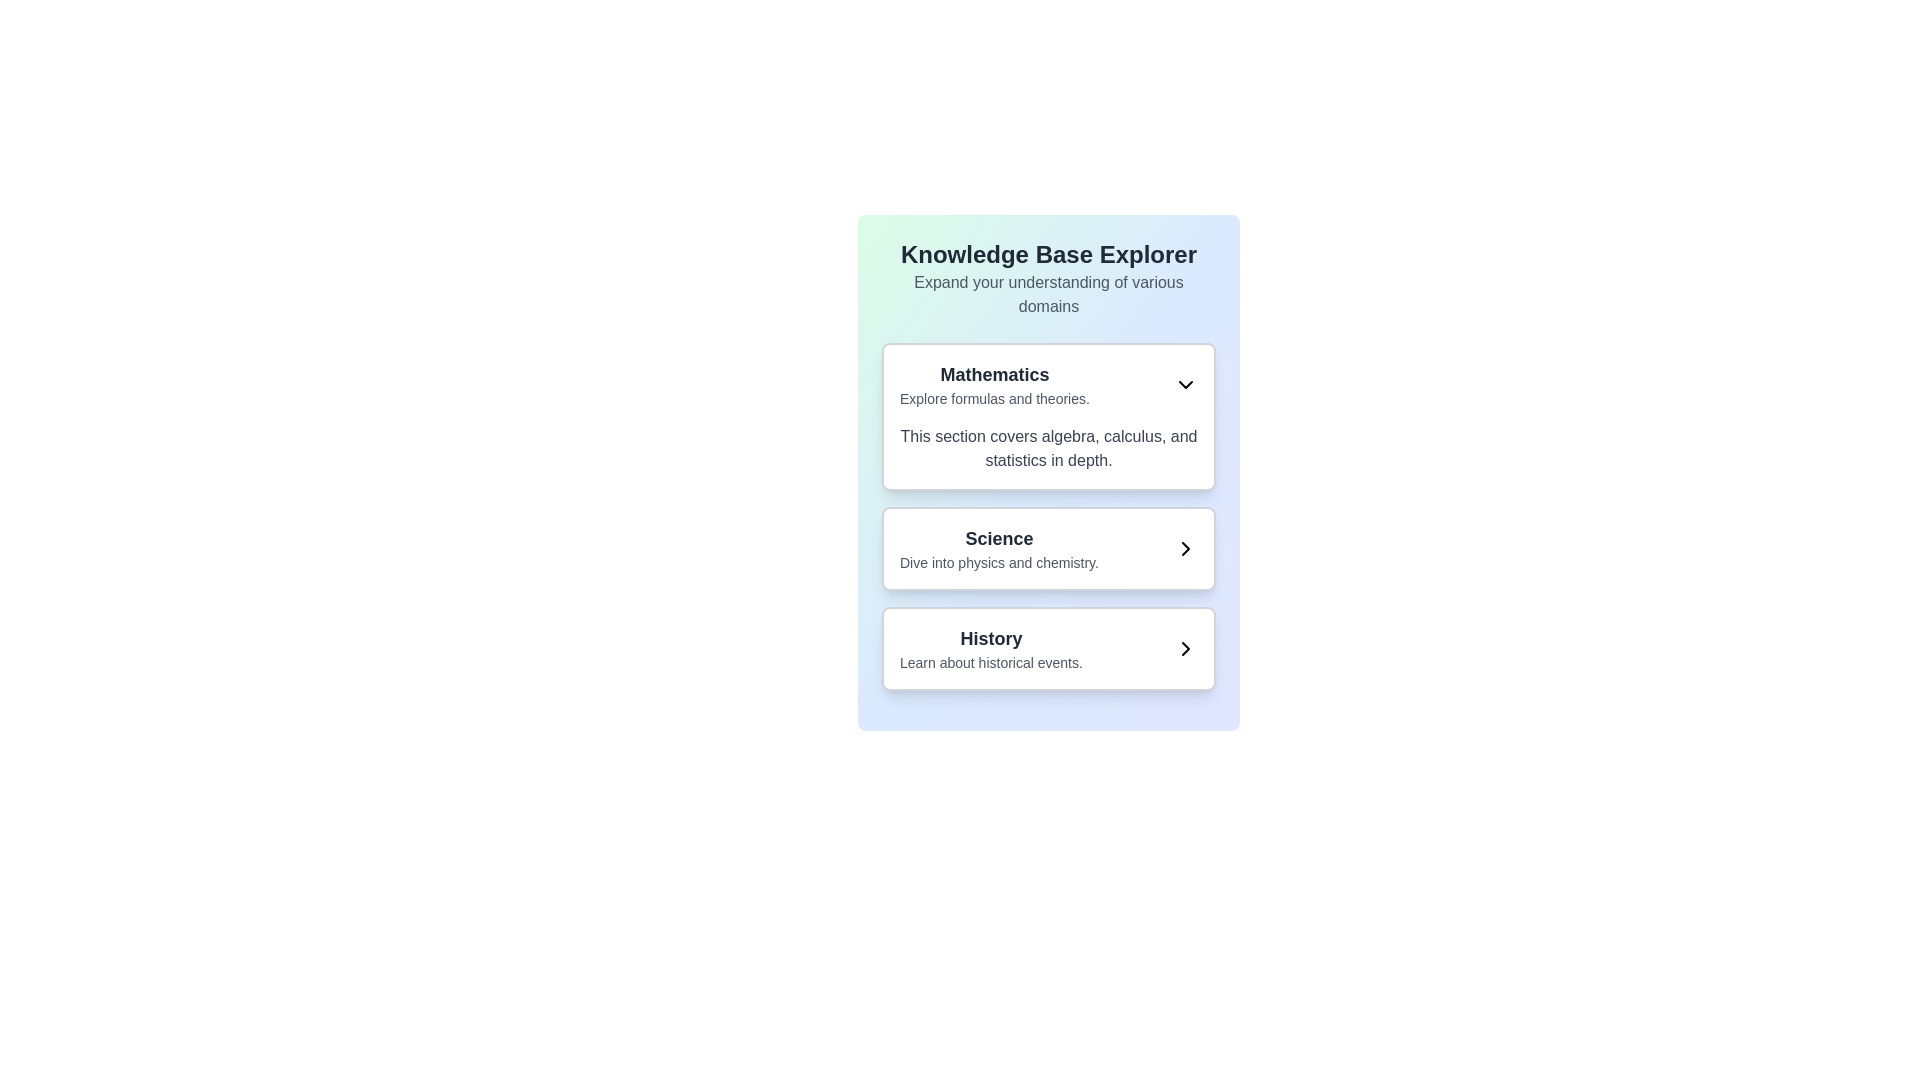 This screenshot has width=1920, height=1080. Describe the element at coordinates (1048, 648) in the screenshot. I see `the list item titled 'History' that contains a bold heading and a description about historical events, located as the third option in the 'Knowledge Base Explorer' section` at that location.